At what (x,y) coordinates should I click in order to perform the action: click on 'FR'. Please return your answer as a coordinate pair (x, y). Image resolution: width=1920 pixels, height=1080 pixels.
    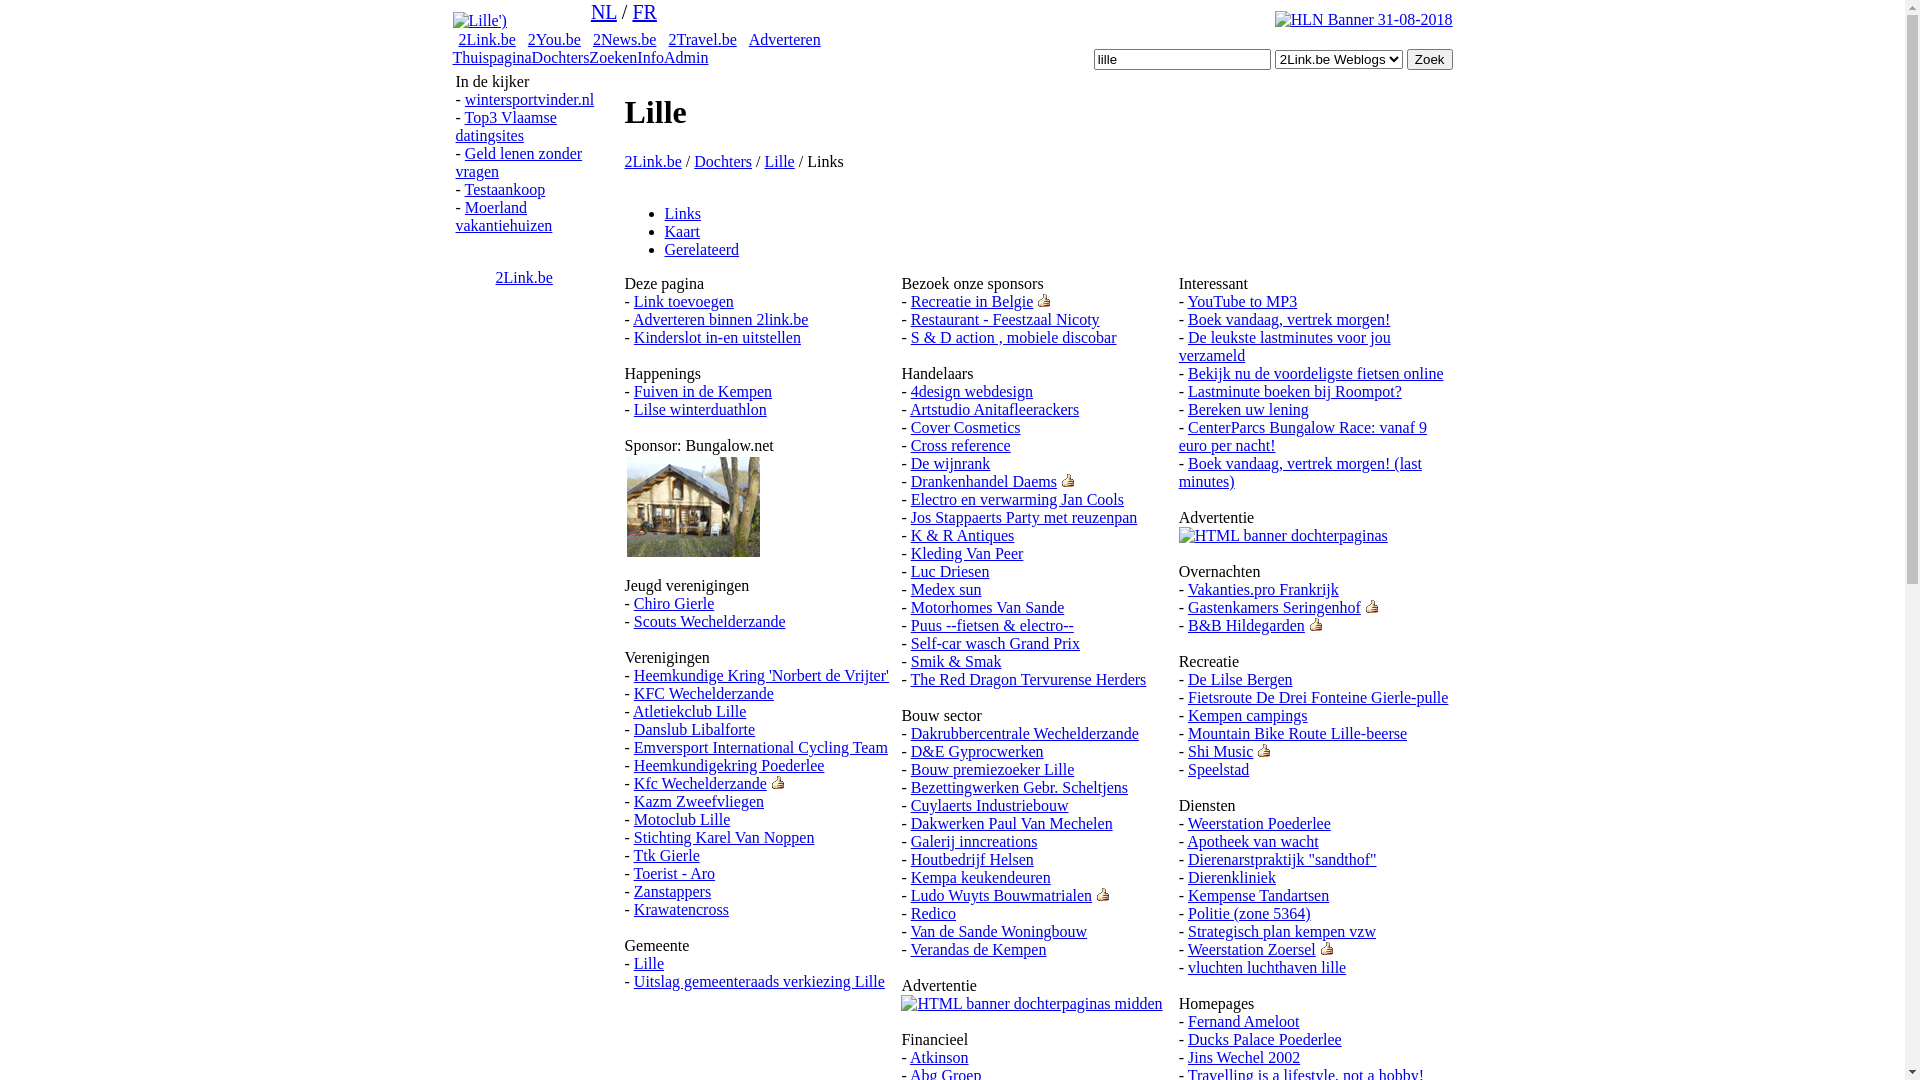
    Looking at the image, I should click on (631, 11).